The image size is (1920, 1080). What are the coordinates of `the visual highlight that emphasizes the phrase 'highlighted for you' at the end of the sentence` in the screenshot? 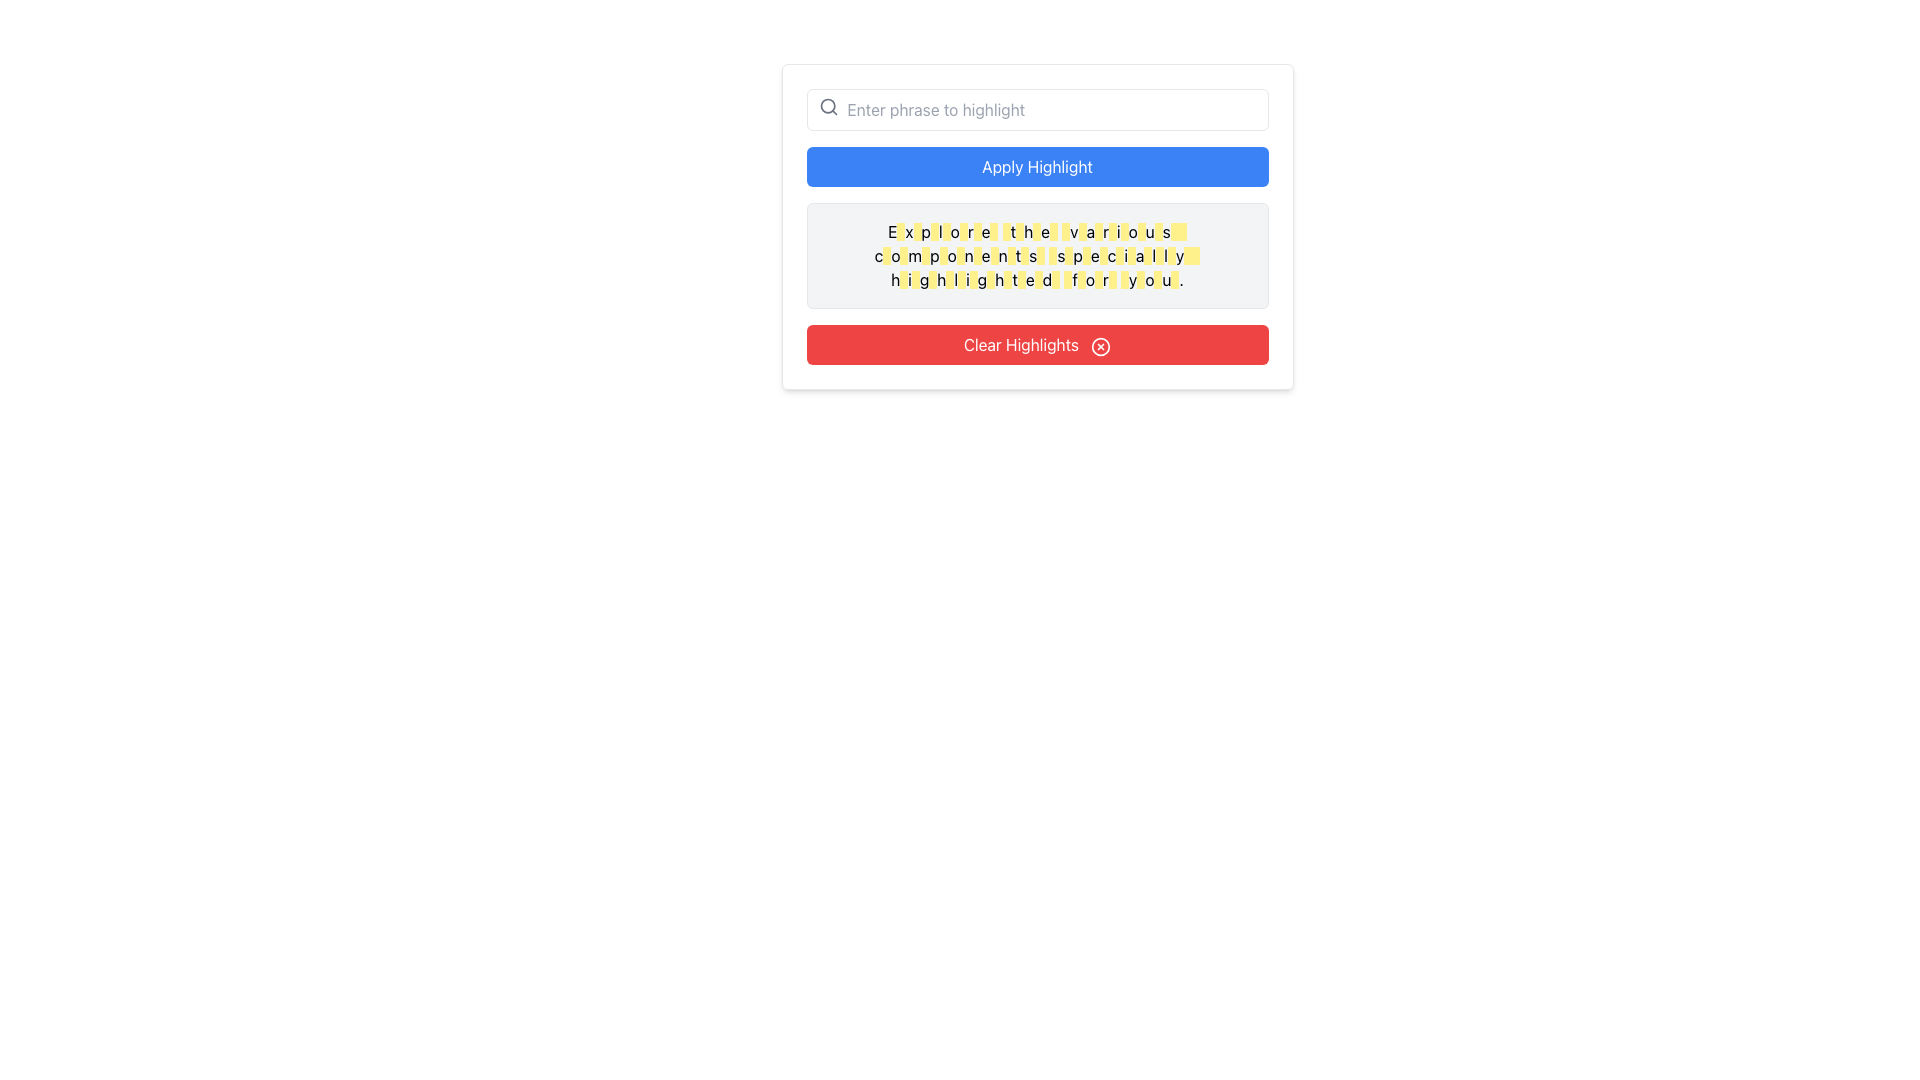 It's located at (1111, 280).